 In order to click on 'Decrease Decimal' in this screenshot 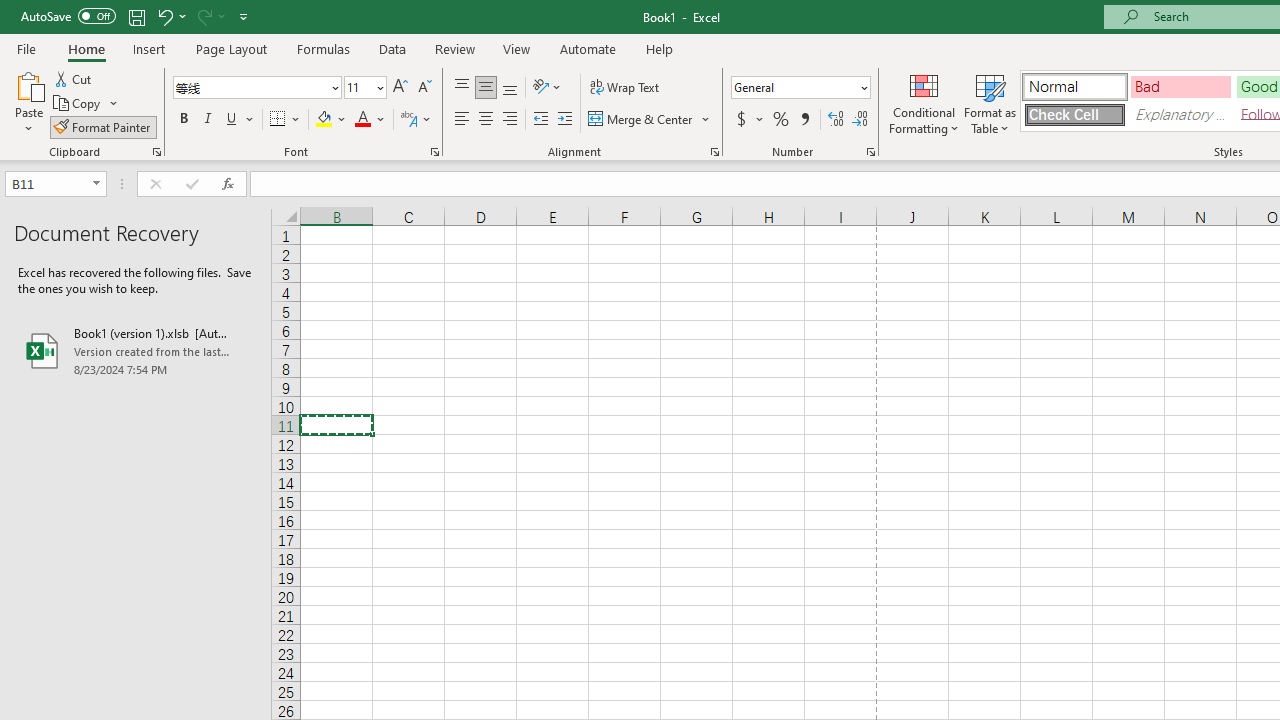, I will do `click(859, 119)`.